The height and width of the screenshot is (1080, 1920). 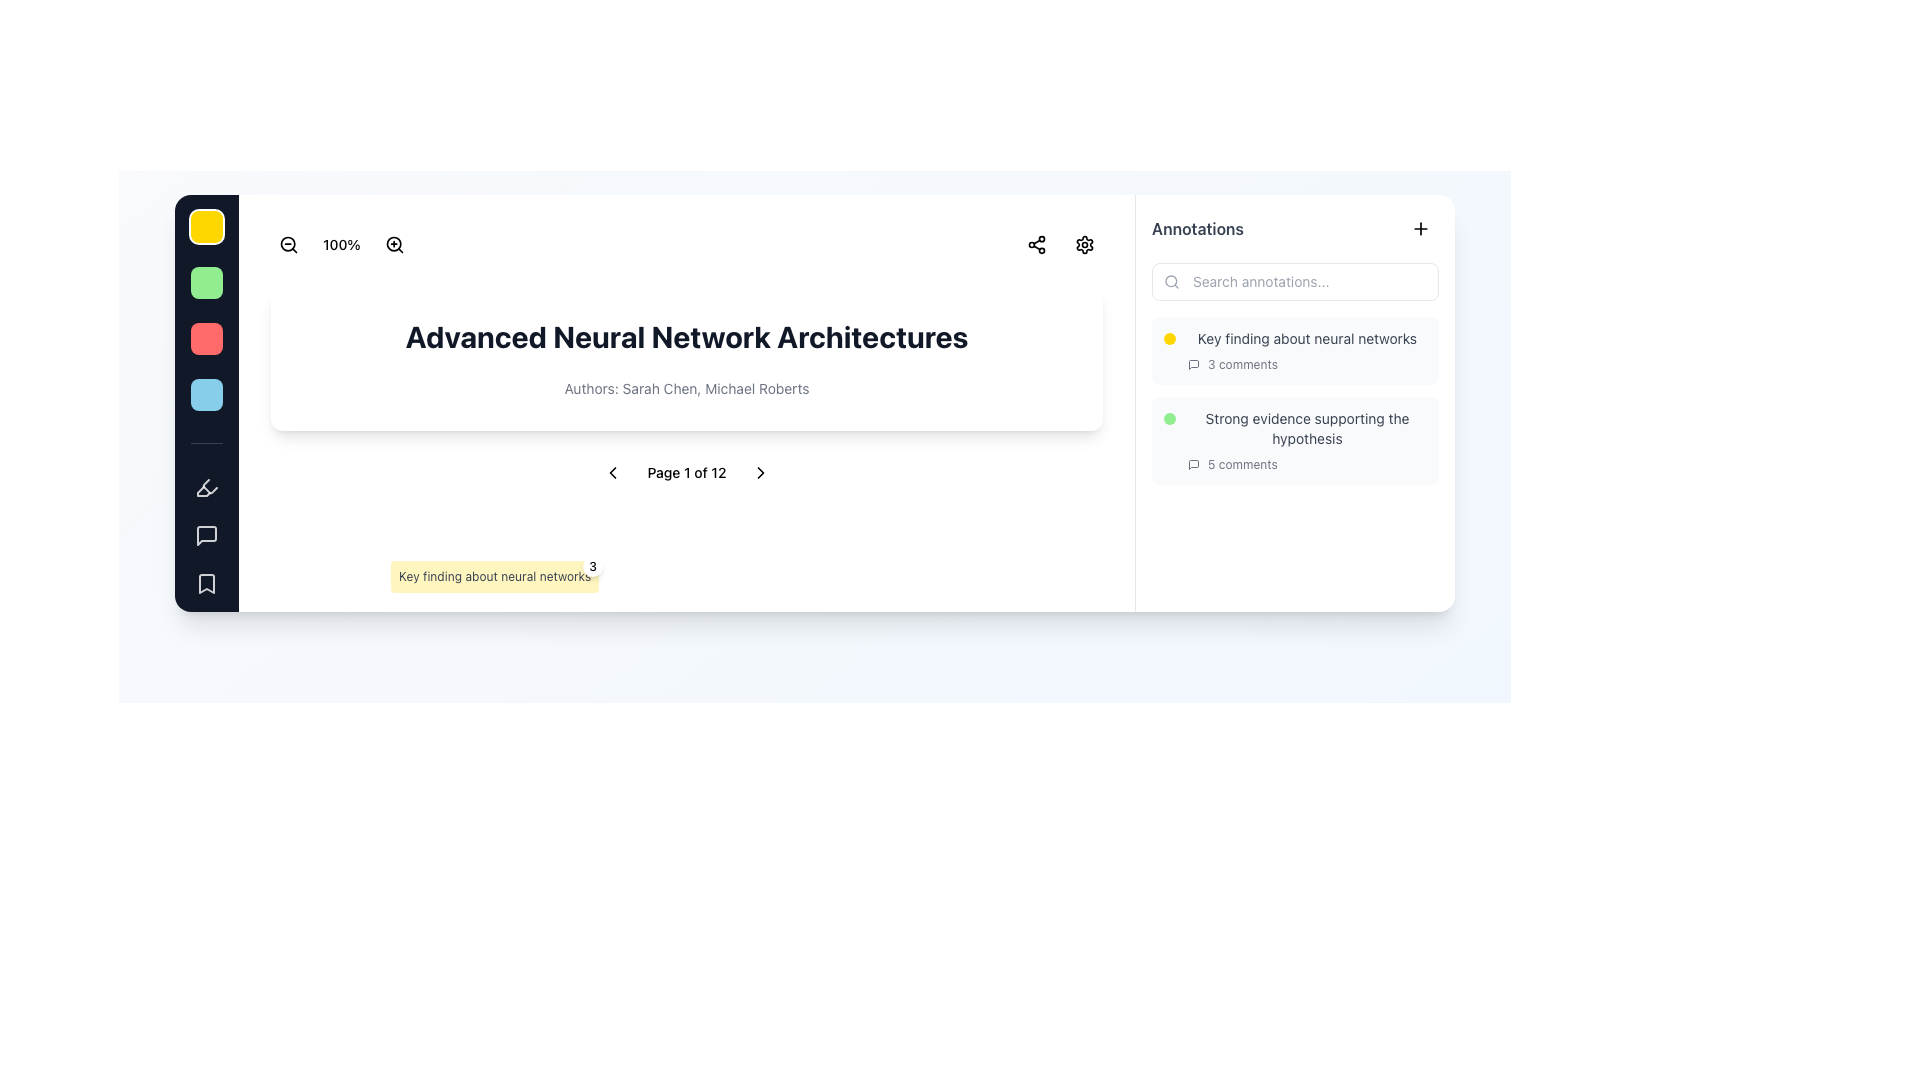 What do you see at coordinates (759, 473) in the screenshot?
I see `the rightward-pointing chevron icon, which is a narrow triangular shape located at the bottom of the top white content block, adjacent to the left navigation arrow and directly right of the 'Page 1 of 12' text` at bounding box center [759, 473].